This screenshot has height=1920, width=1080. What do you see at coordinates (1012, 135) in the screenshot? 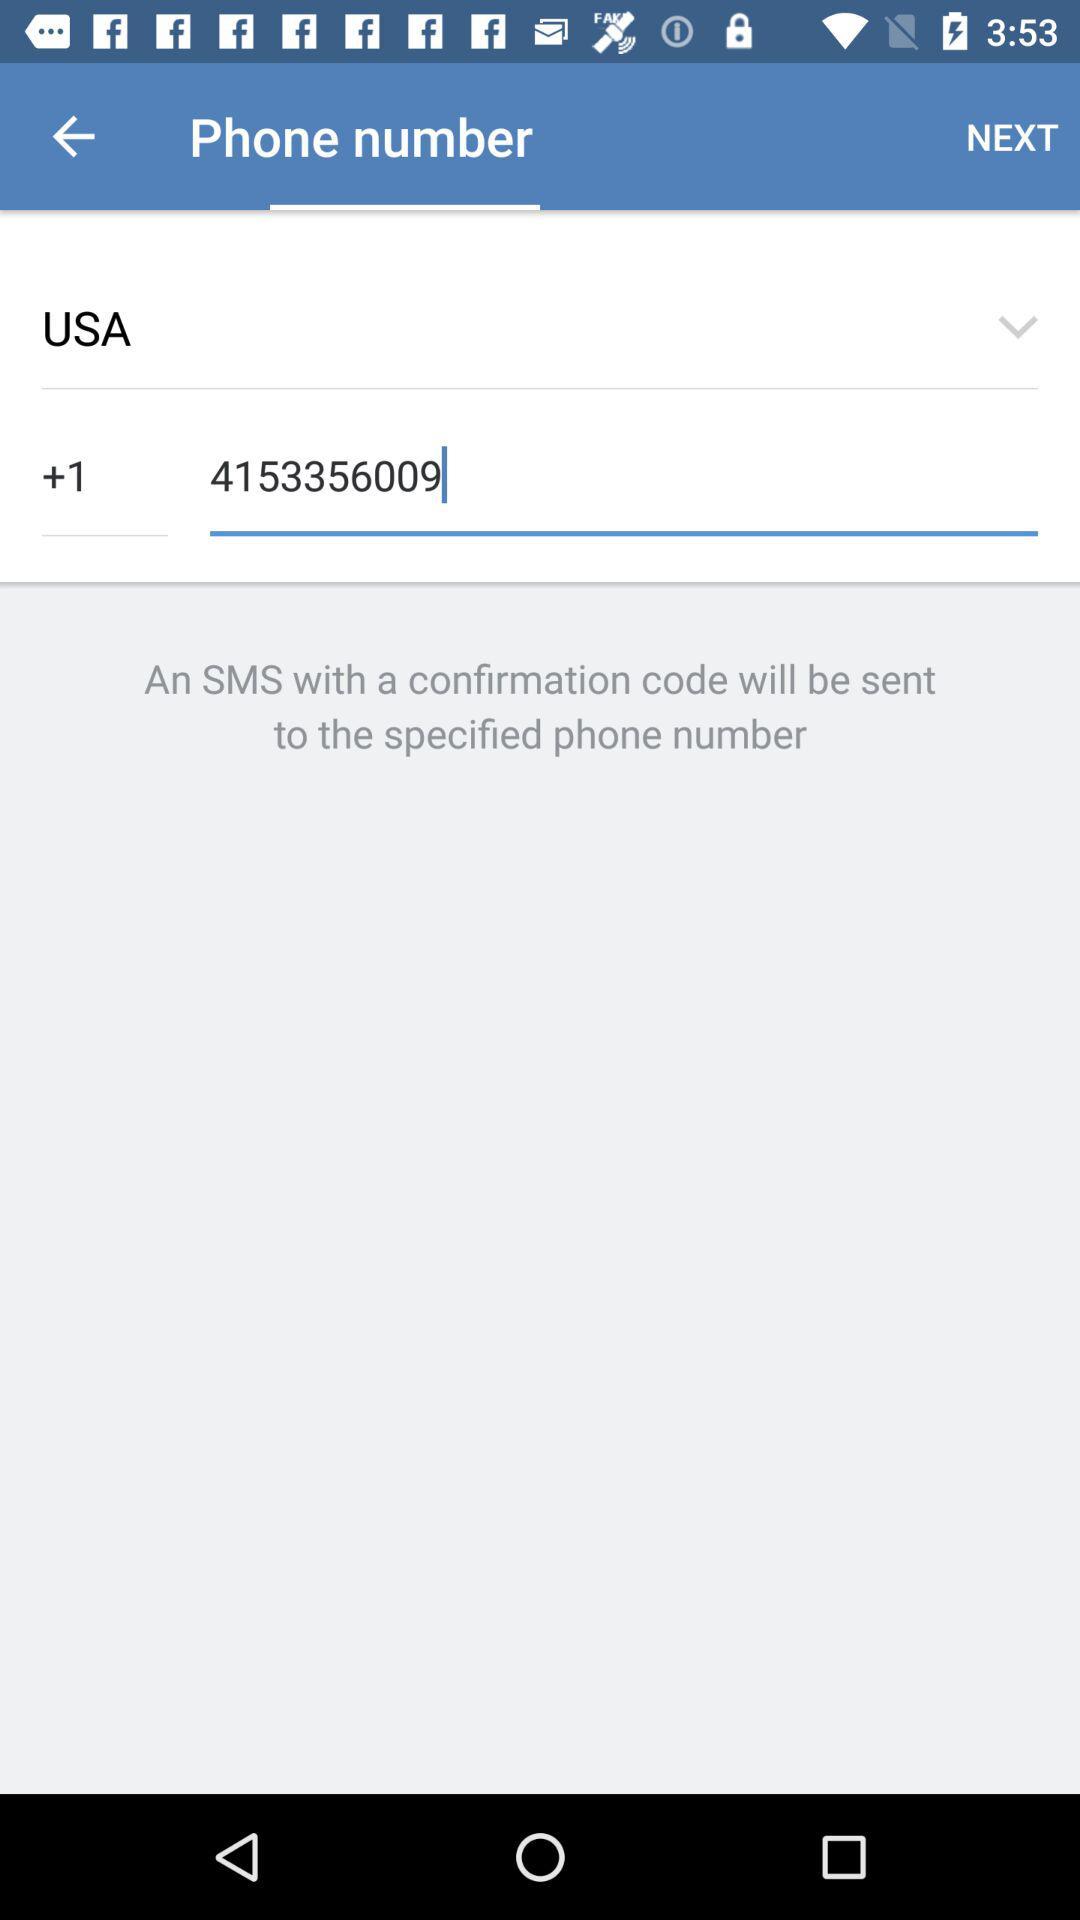
I see `the icon to the right of the phone number icon` at bounding box center [1012, 135].